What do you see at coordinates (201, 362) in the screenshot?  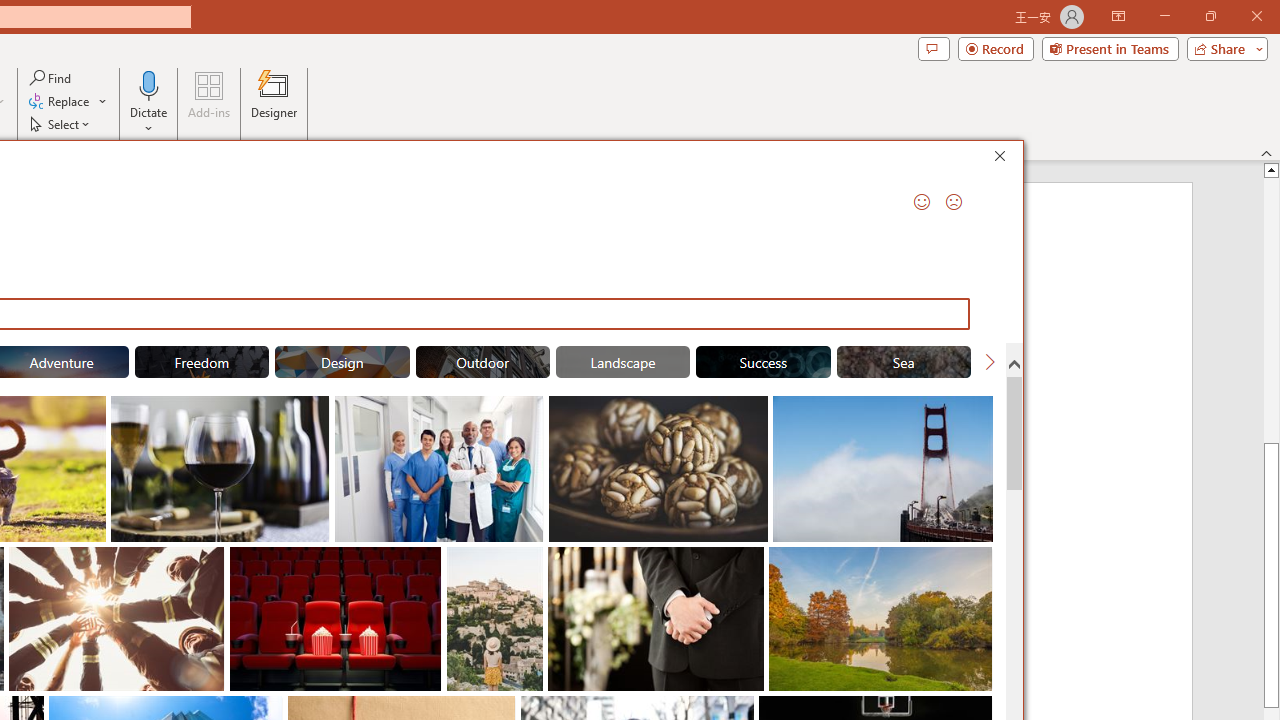 I see `'"Freedom" Stock Images.'` at bounding box center [201, 362].